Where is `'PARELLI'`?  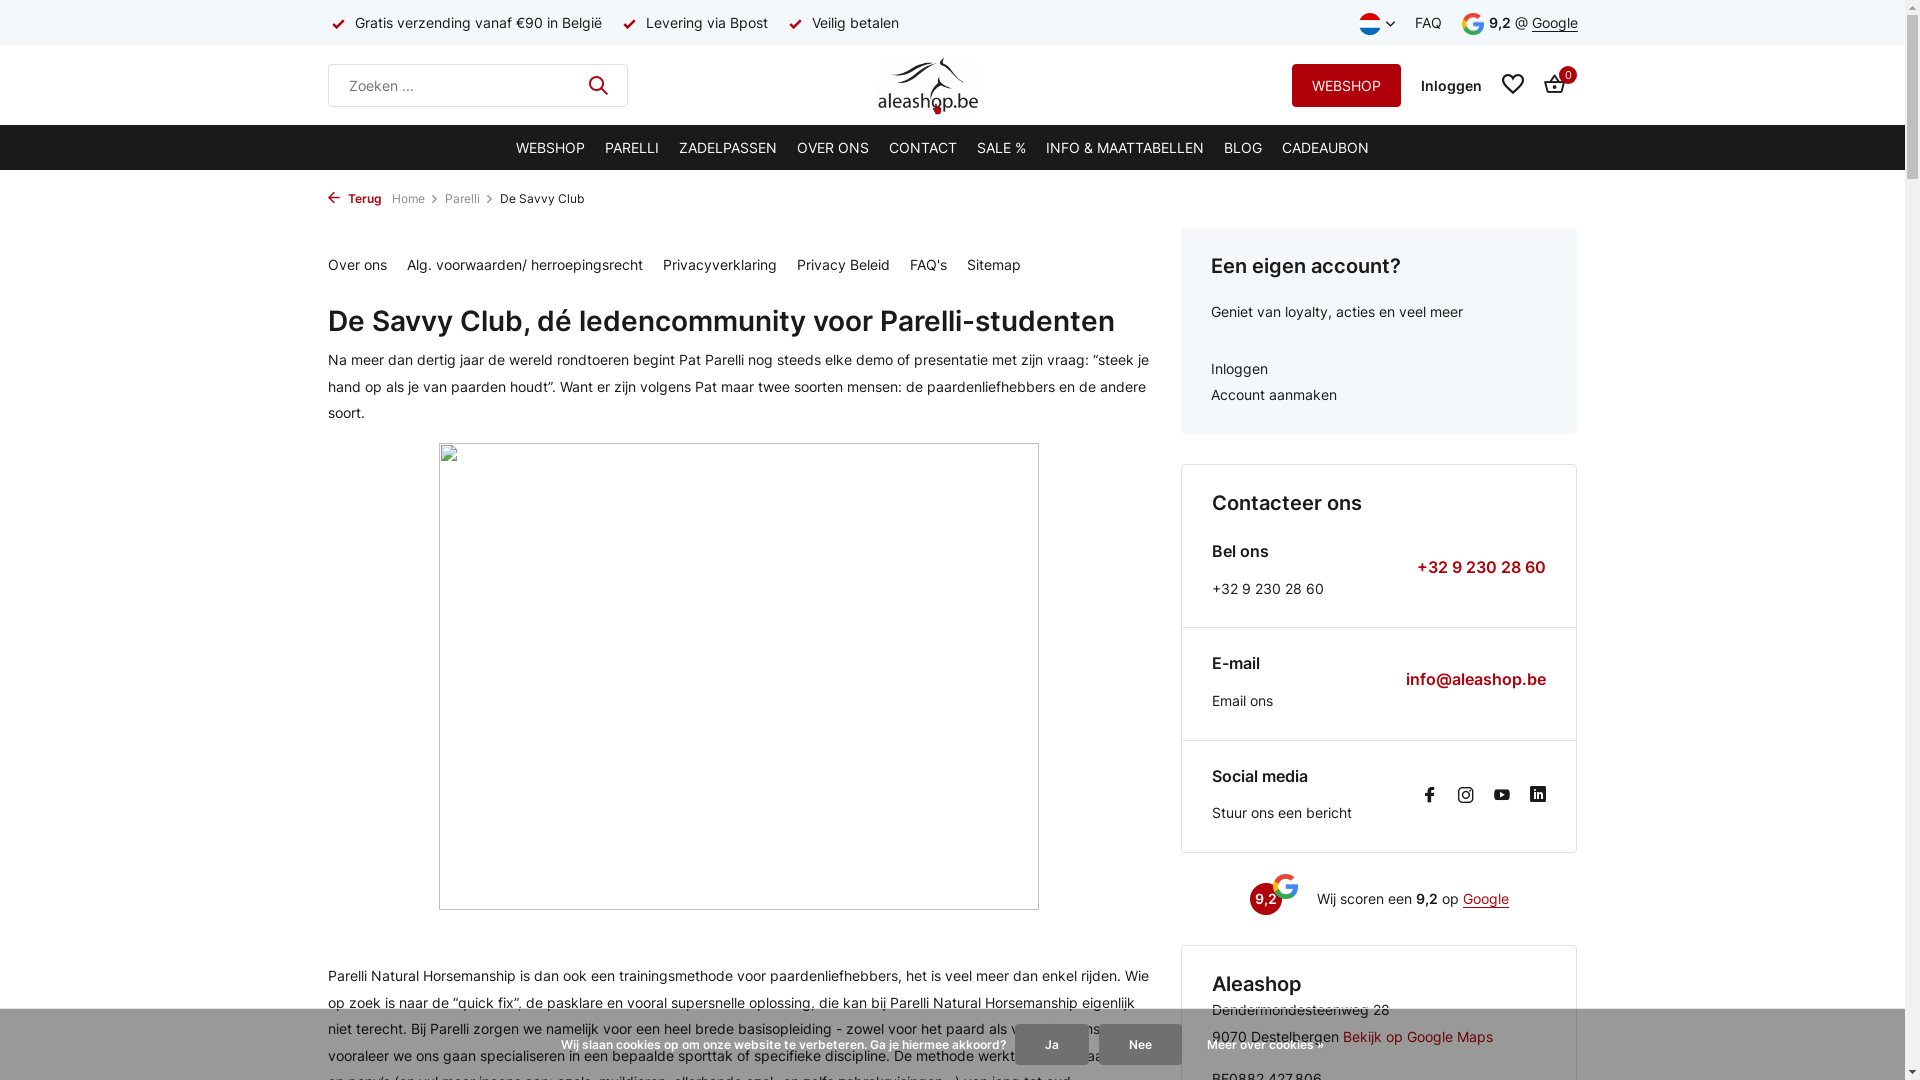 'PARELLI' is located at coordinates (631, 146).